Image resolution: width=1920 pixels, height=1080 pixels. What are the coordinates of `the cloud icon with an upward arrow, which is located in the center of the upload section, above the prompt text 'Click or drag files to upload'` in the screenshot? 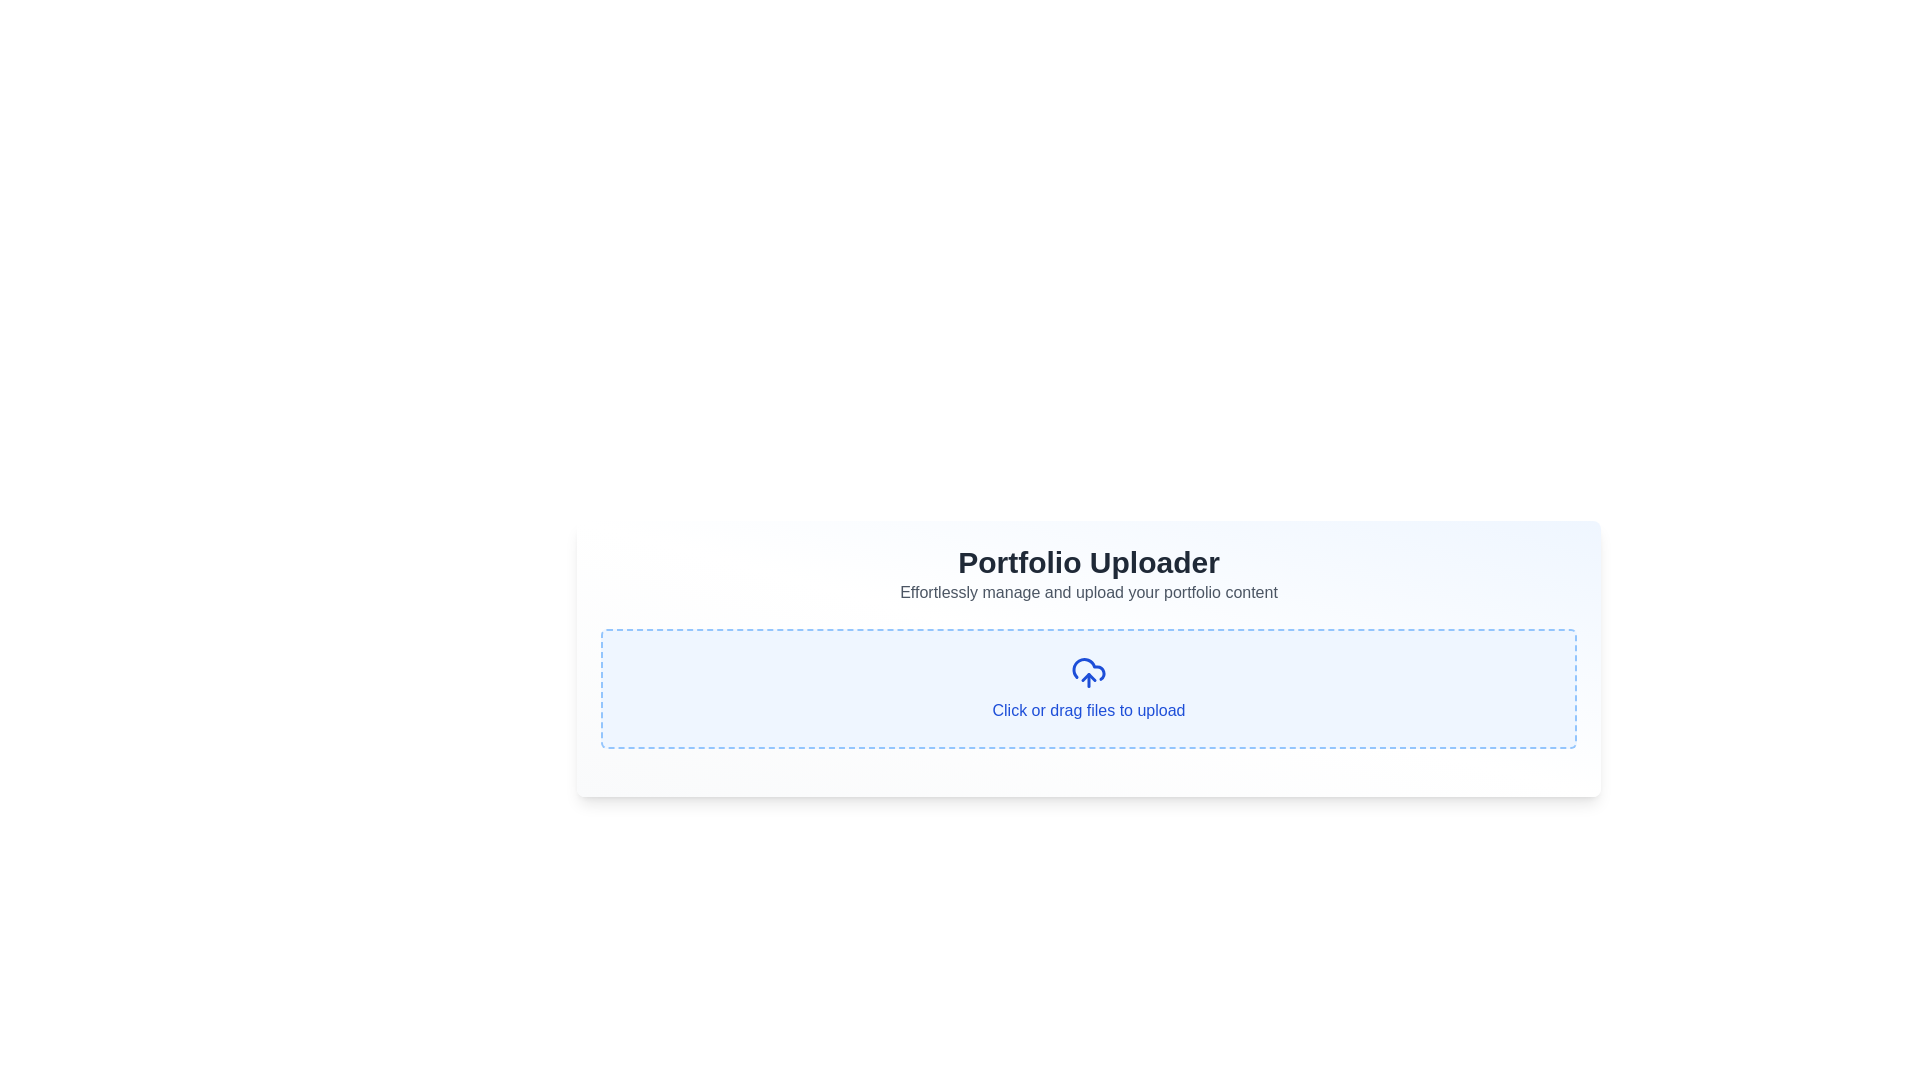 It's located at (1088, 672).